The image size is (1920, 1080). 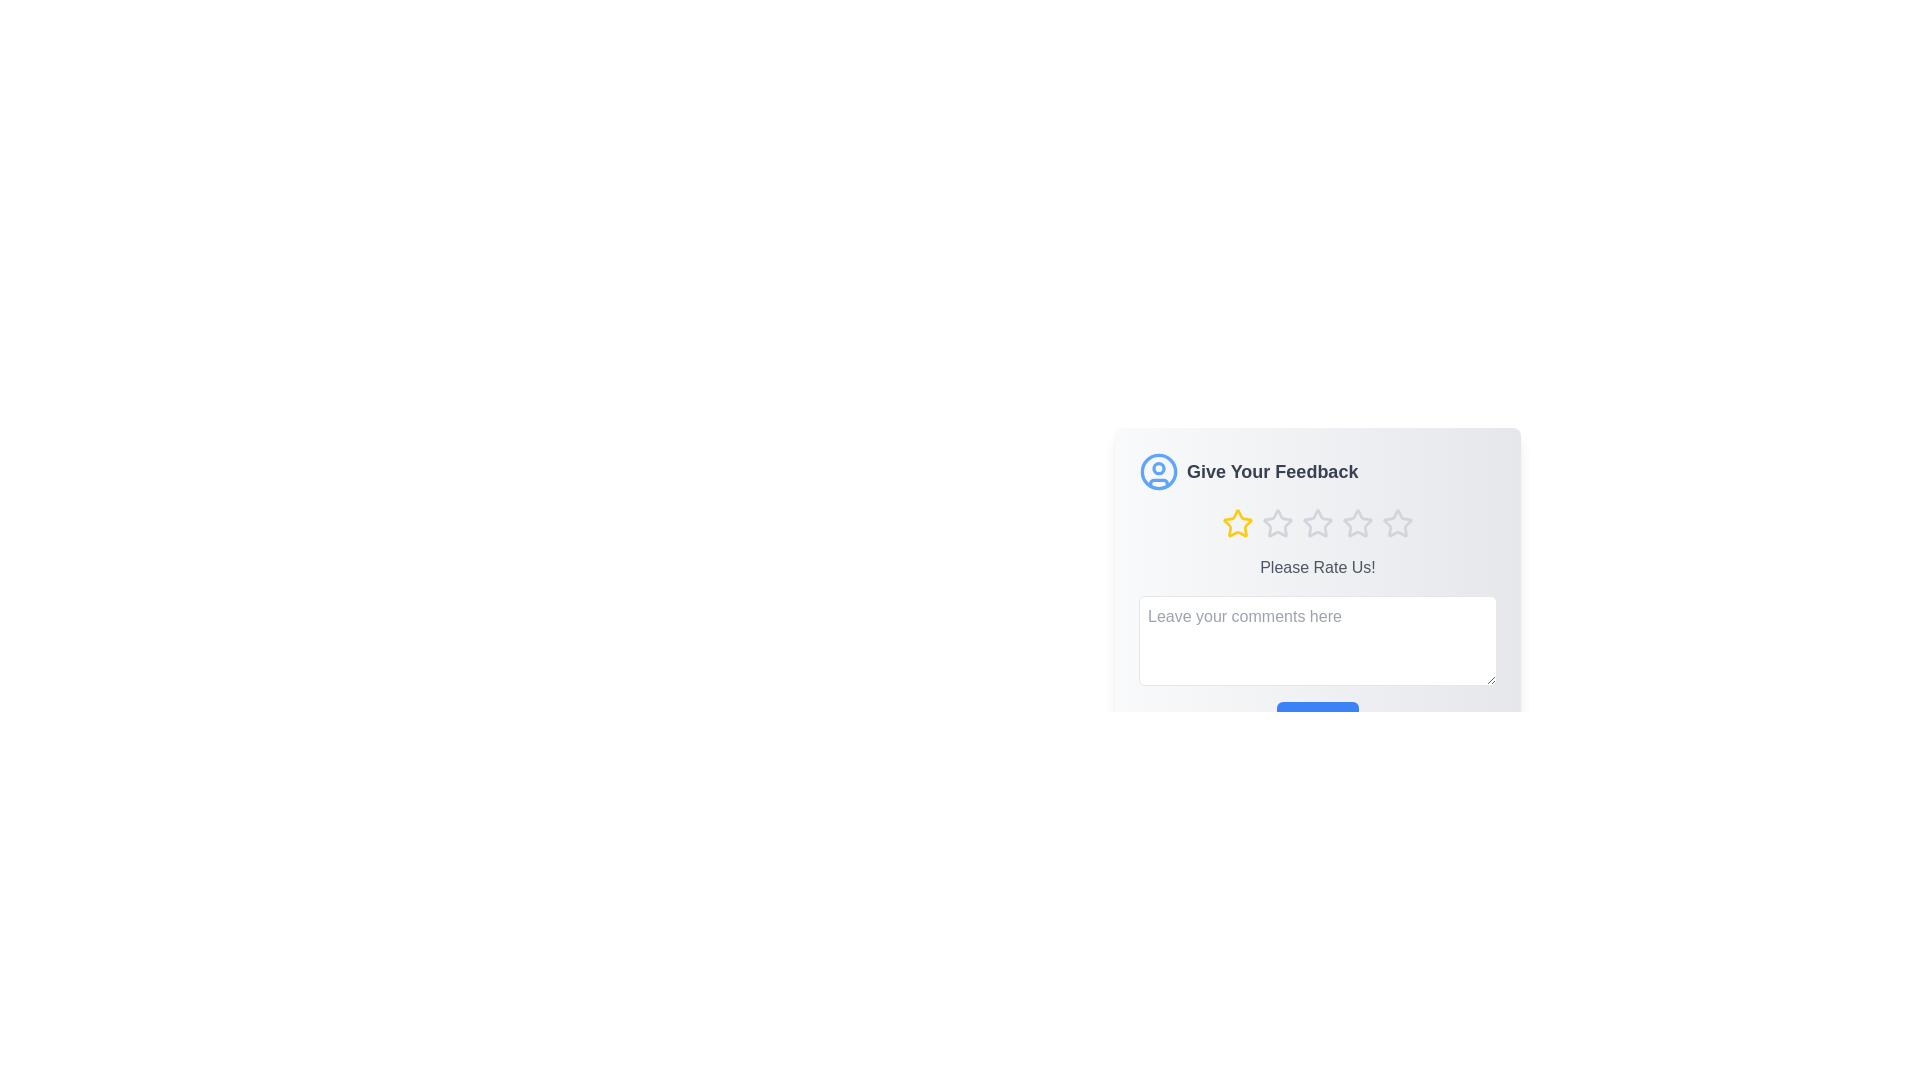 What do you see at coordinates (1276, 523) in the screenshot?
I see `the second star in the rating system` at bounding box center [1276, 523].